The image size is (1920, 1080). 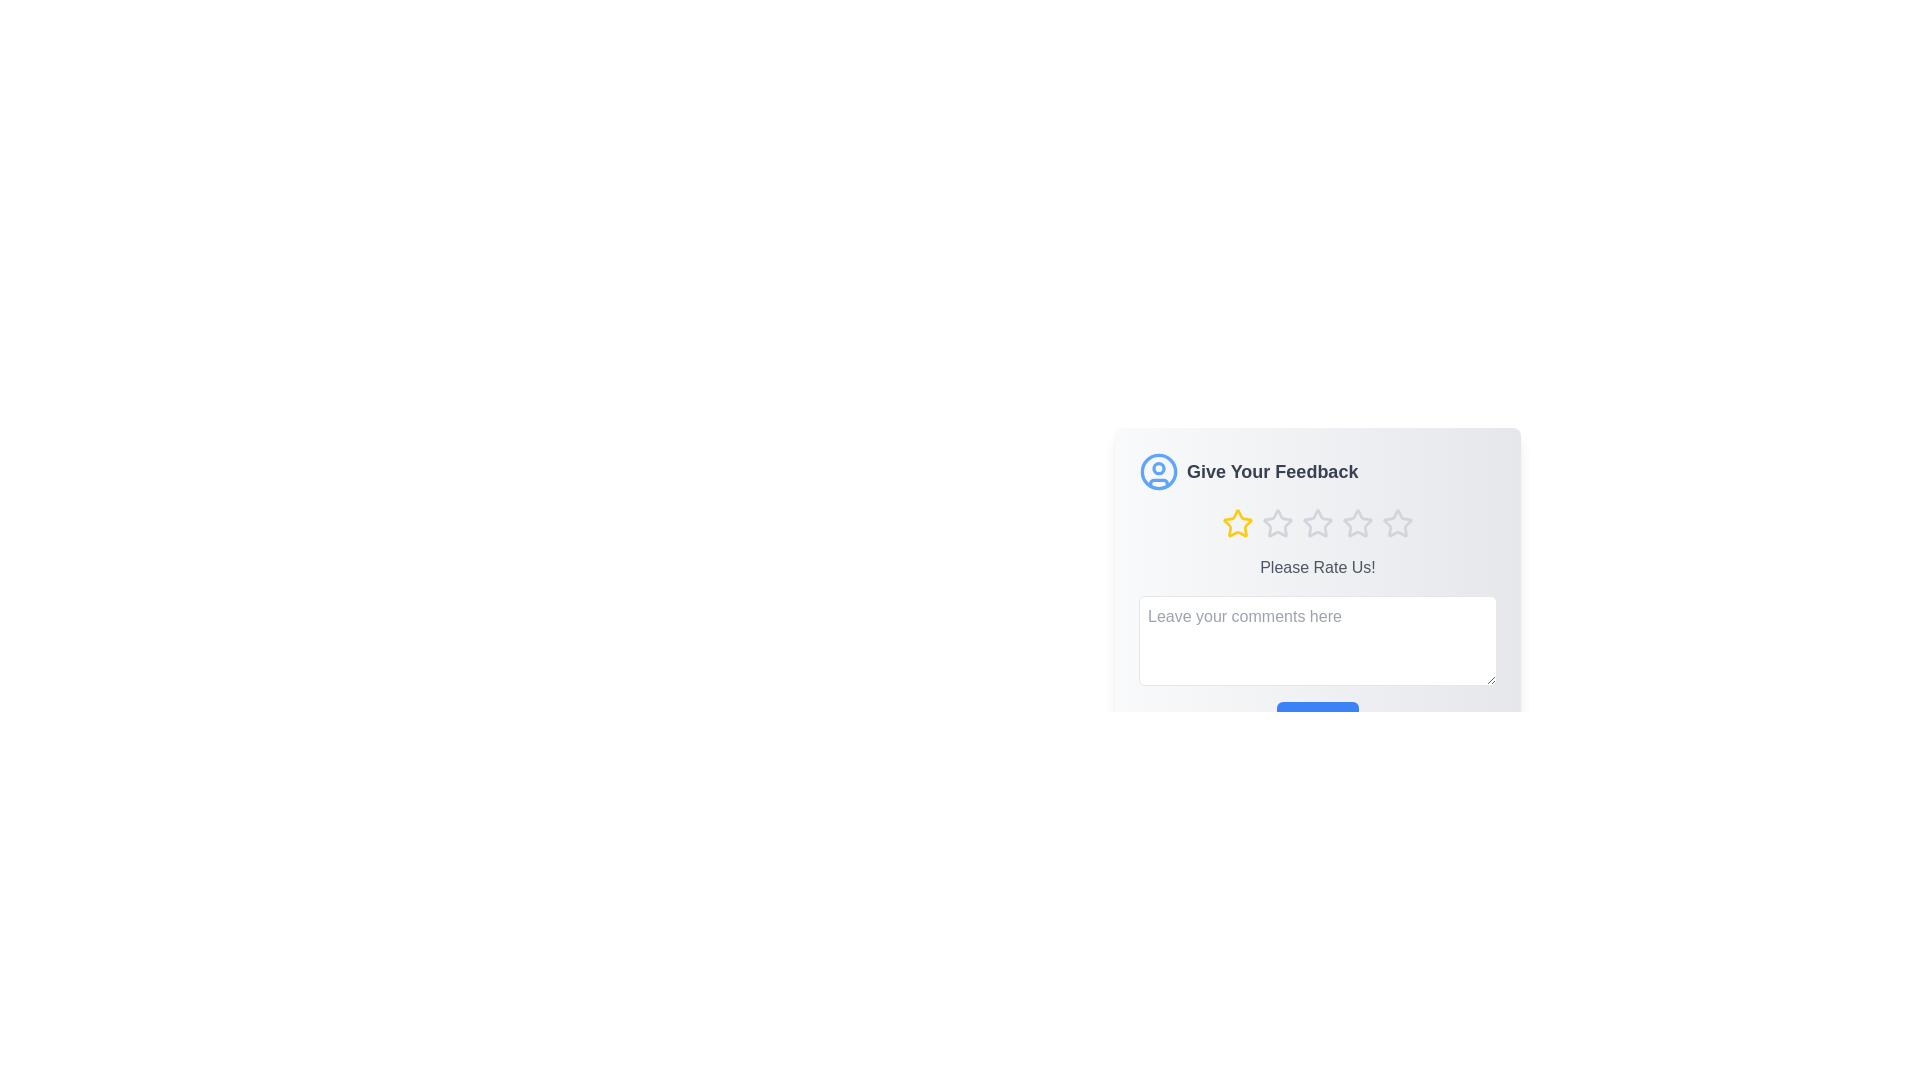 What do you see at coordinates (1276, 523) in the screenshot?
I see `the second star in the rating system` at bounding box center [1276, 523].